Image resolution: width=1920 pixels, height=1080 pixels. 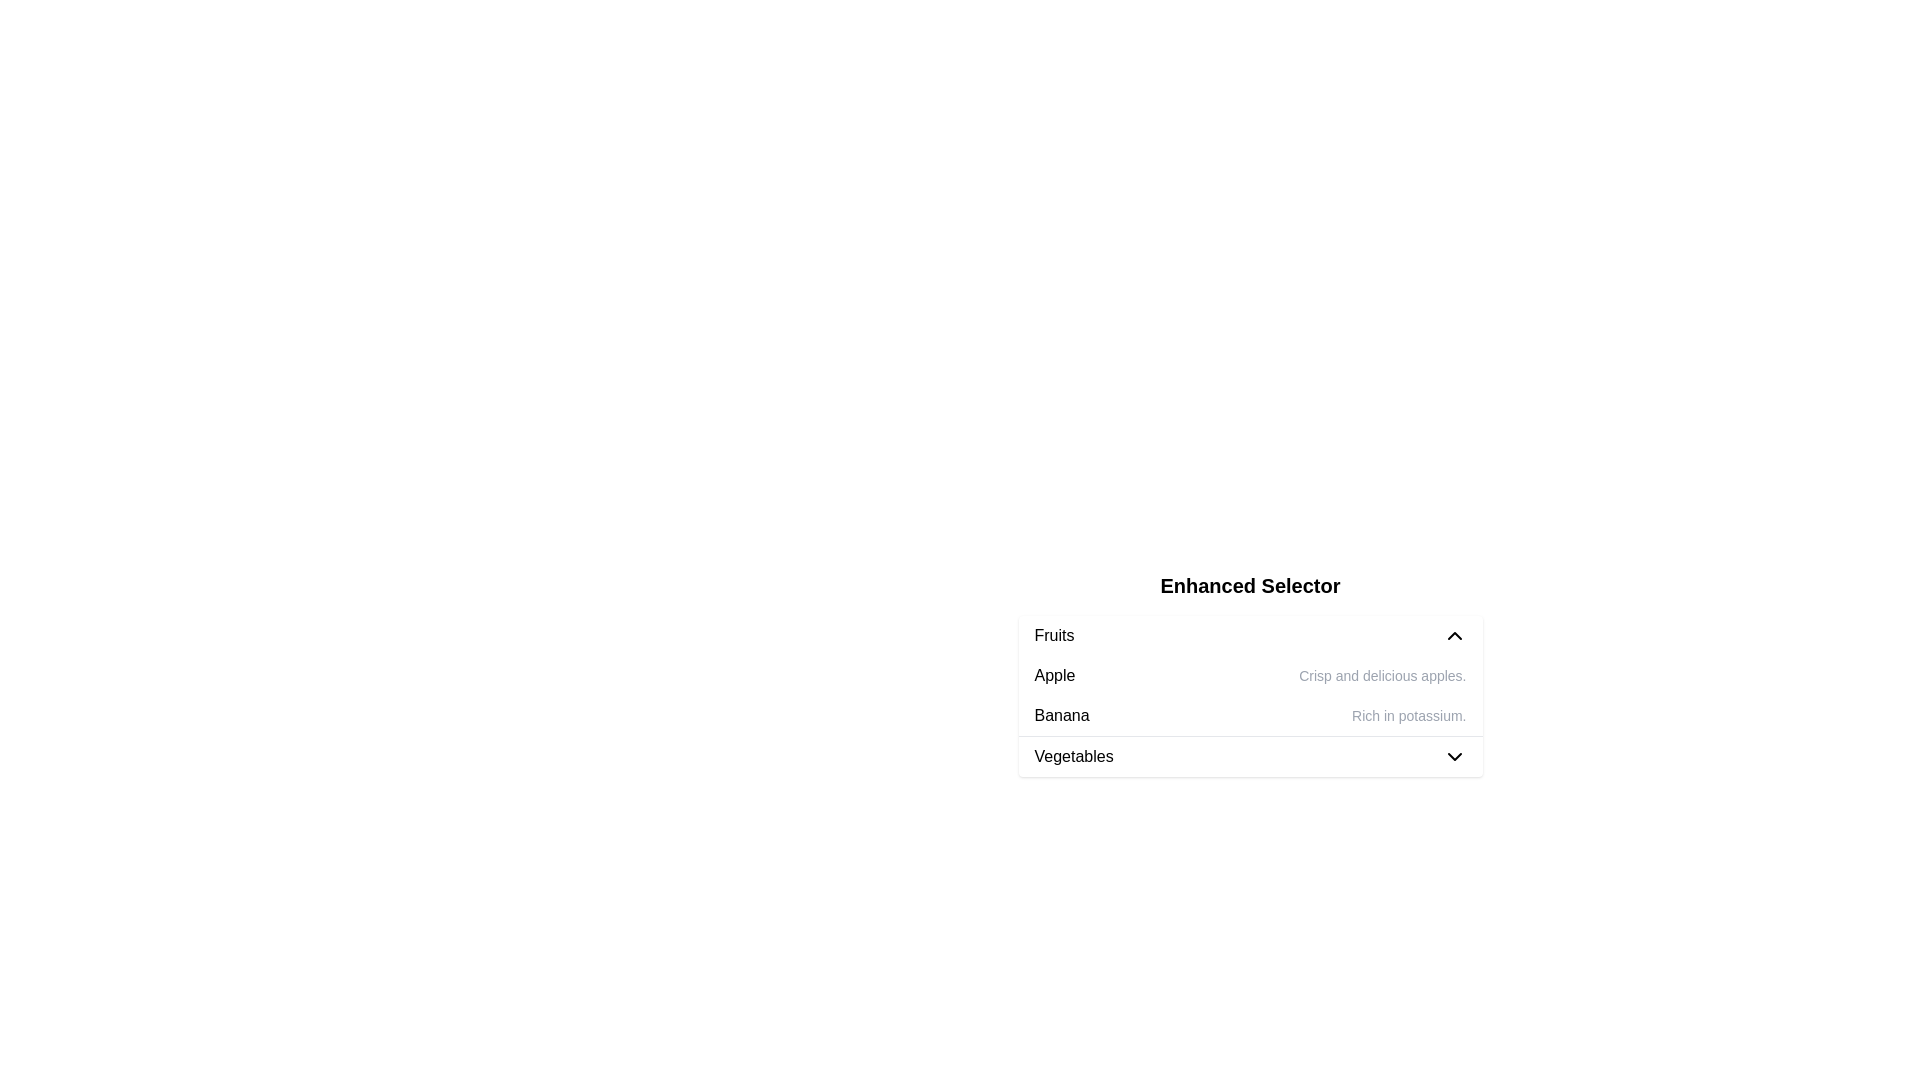 What do you see at coordinates (1073, 756) in the screenshot?
I see `on the 'Vegetables' text label in the dropdown menu` at bounding box center [1073, 756].